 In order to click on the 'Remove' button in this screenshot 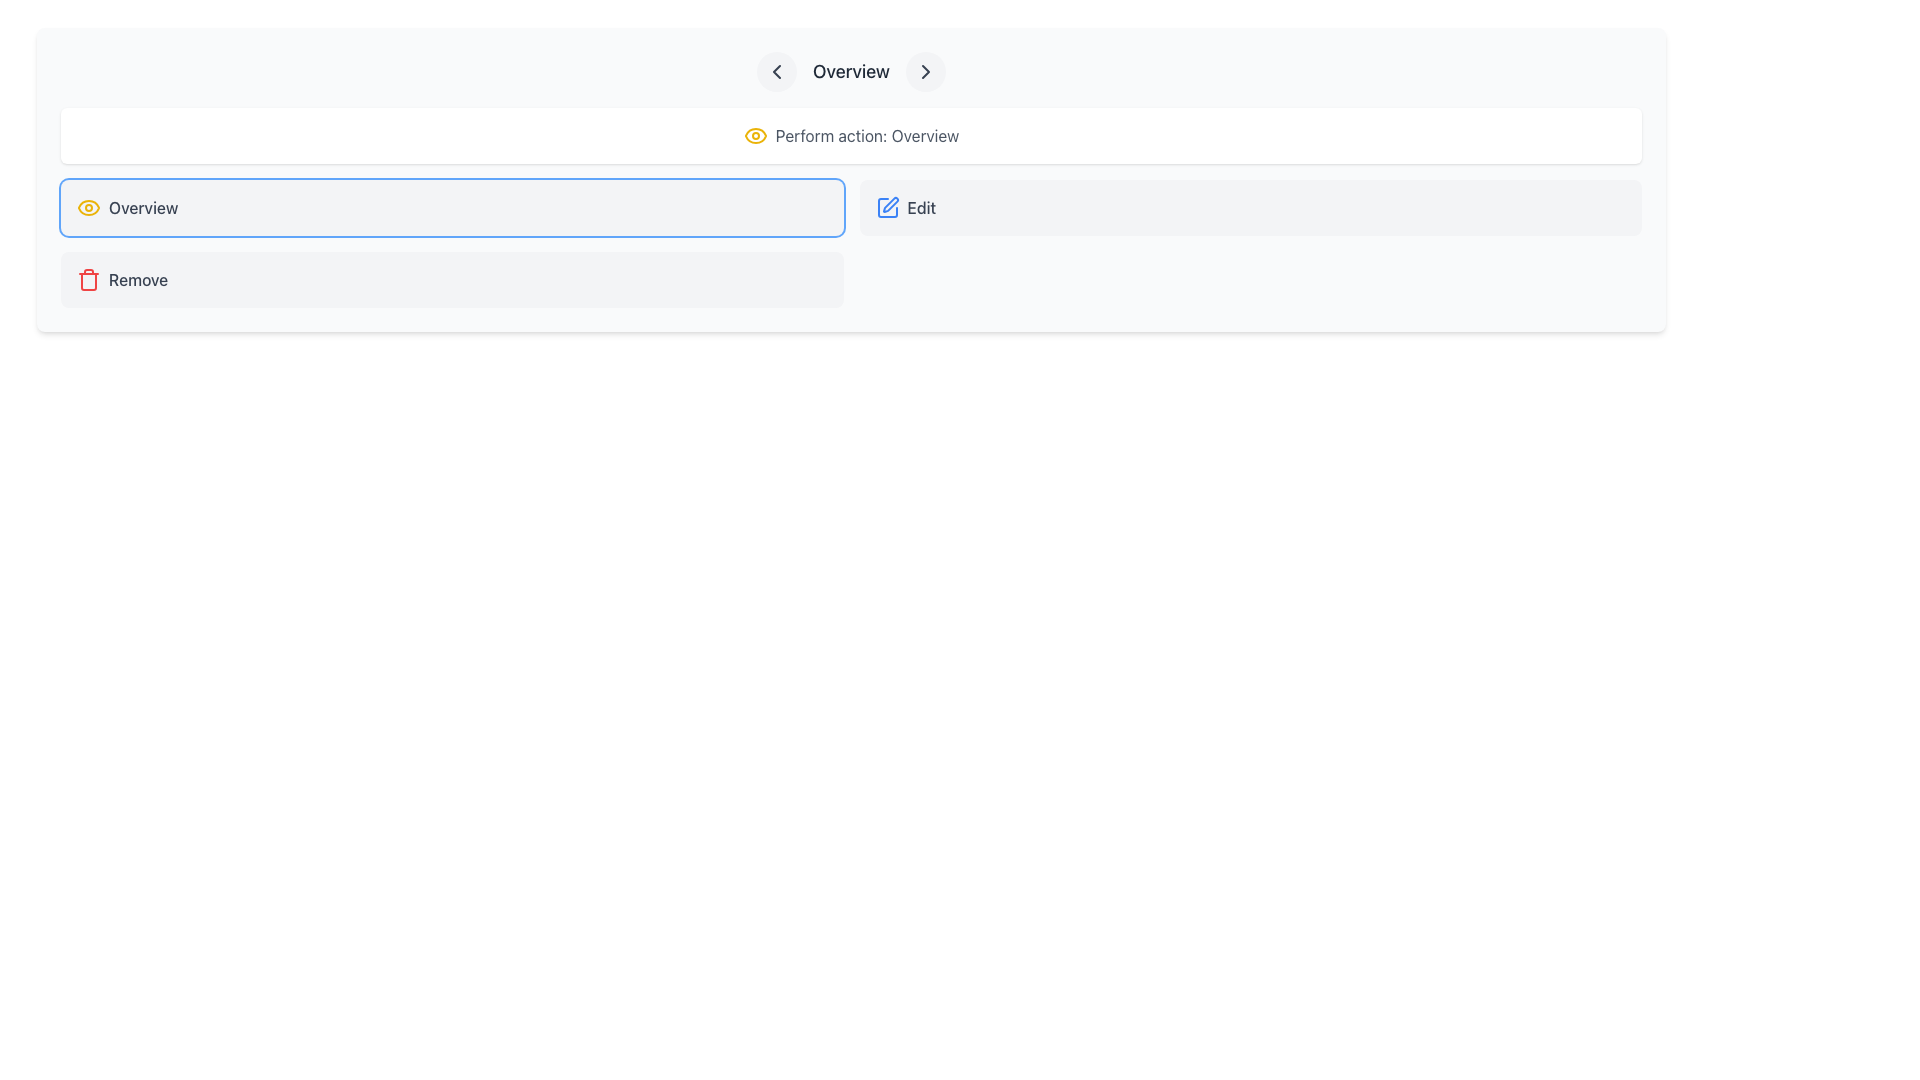, I will do `click(451, 280)`.